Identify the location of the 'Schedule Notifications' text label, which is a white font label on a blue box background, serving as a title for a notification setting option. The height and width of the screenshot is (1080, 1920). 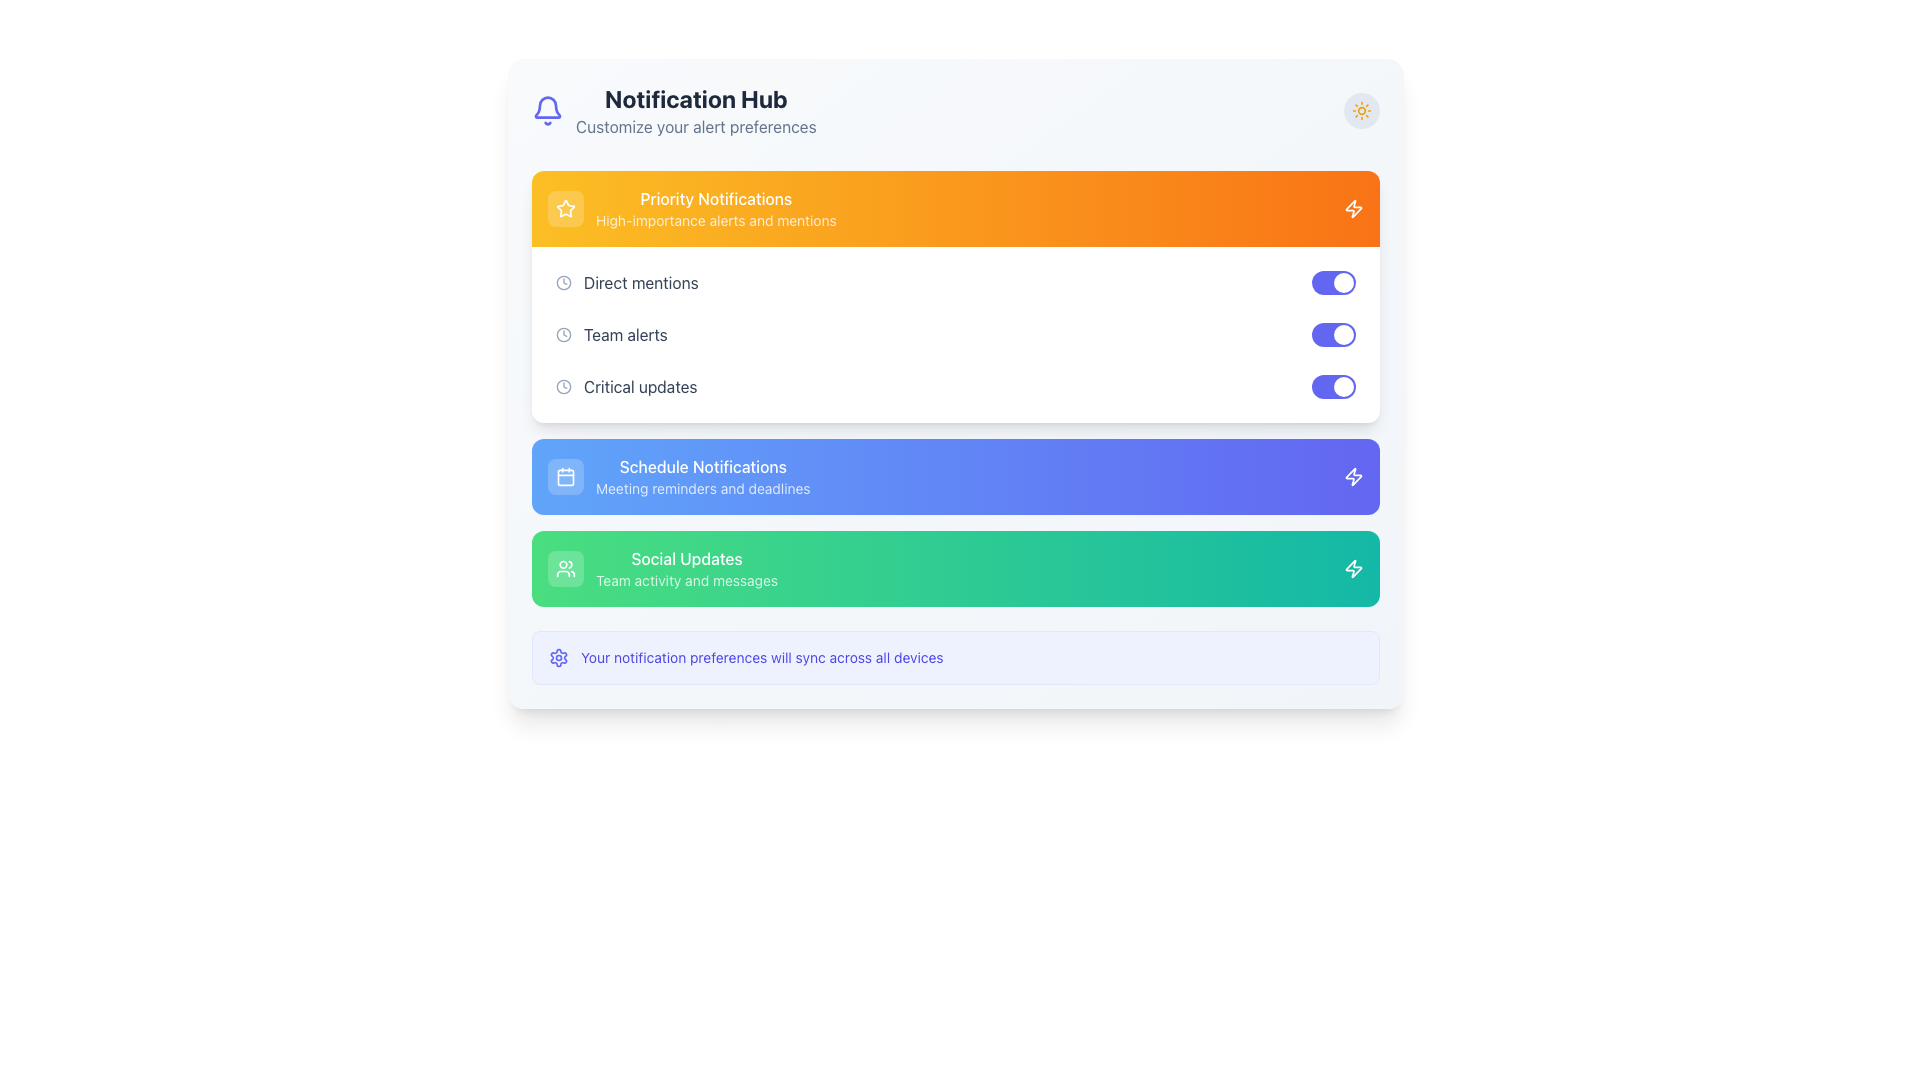
(703, 466).